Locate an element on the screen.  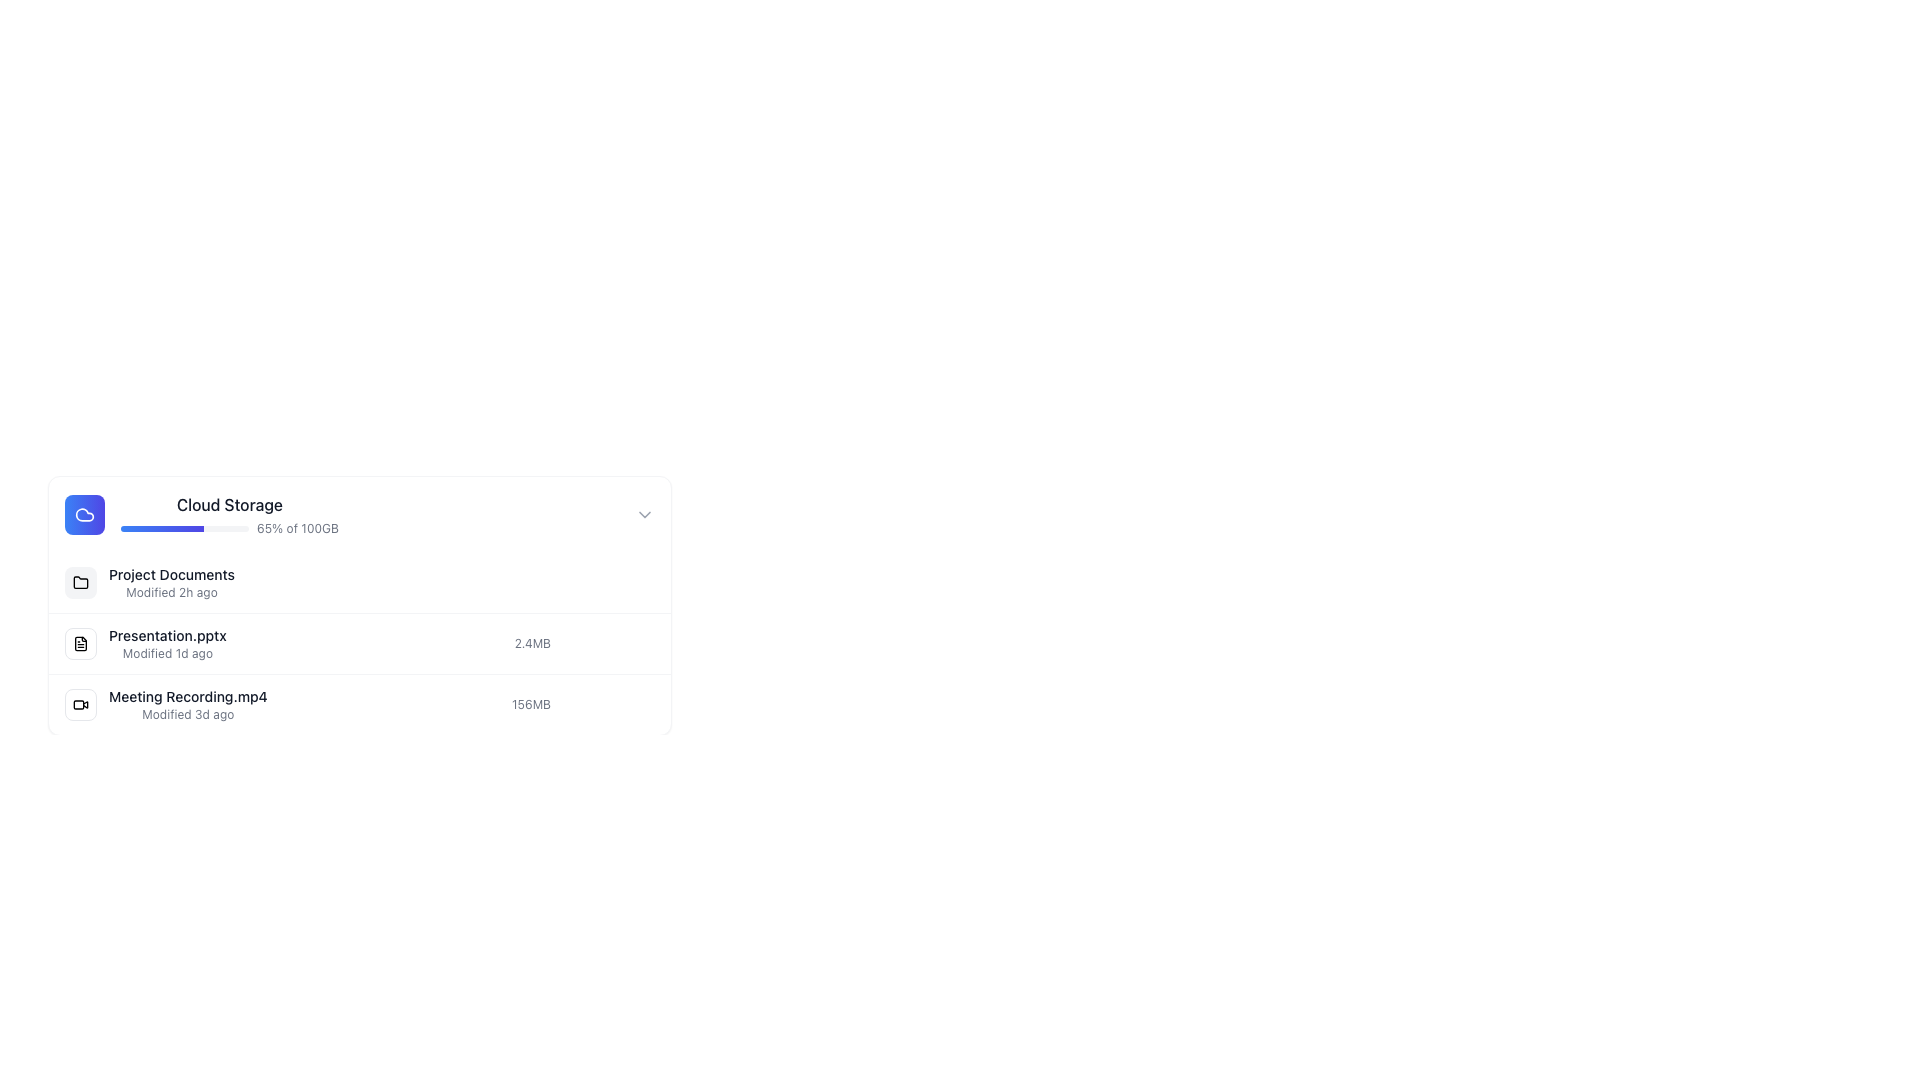
to select the file named 'Meeting Recording.mp4' in the file directory interface, which is the third entry in a vertical list is located at coordinates (188, 704).